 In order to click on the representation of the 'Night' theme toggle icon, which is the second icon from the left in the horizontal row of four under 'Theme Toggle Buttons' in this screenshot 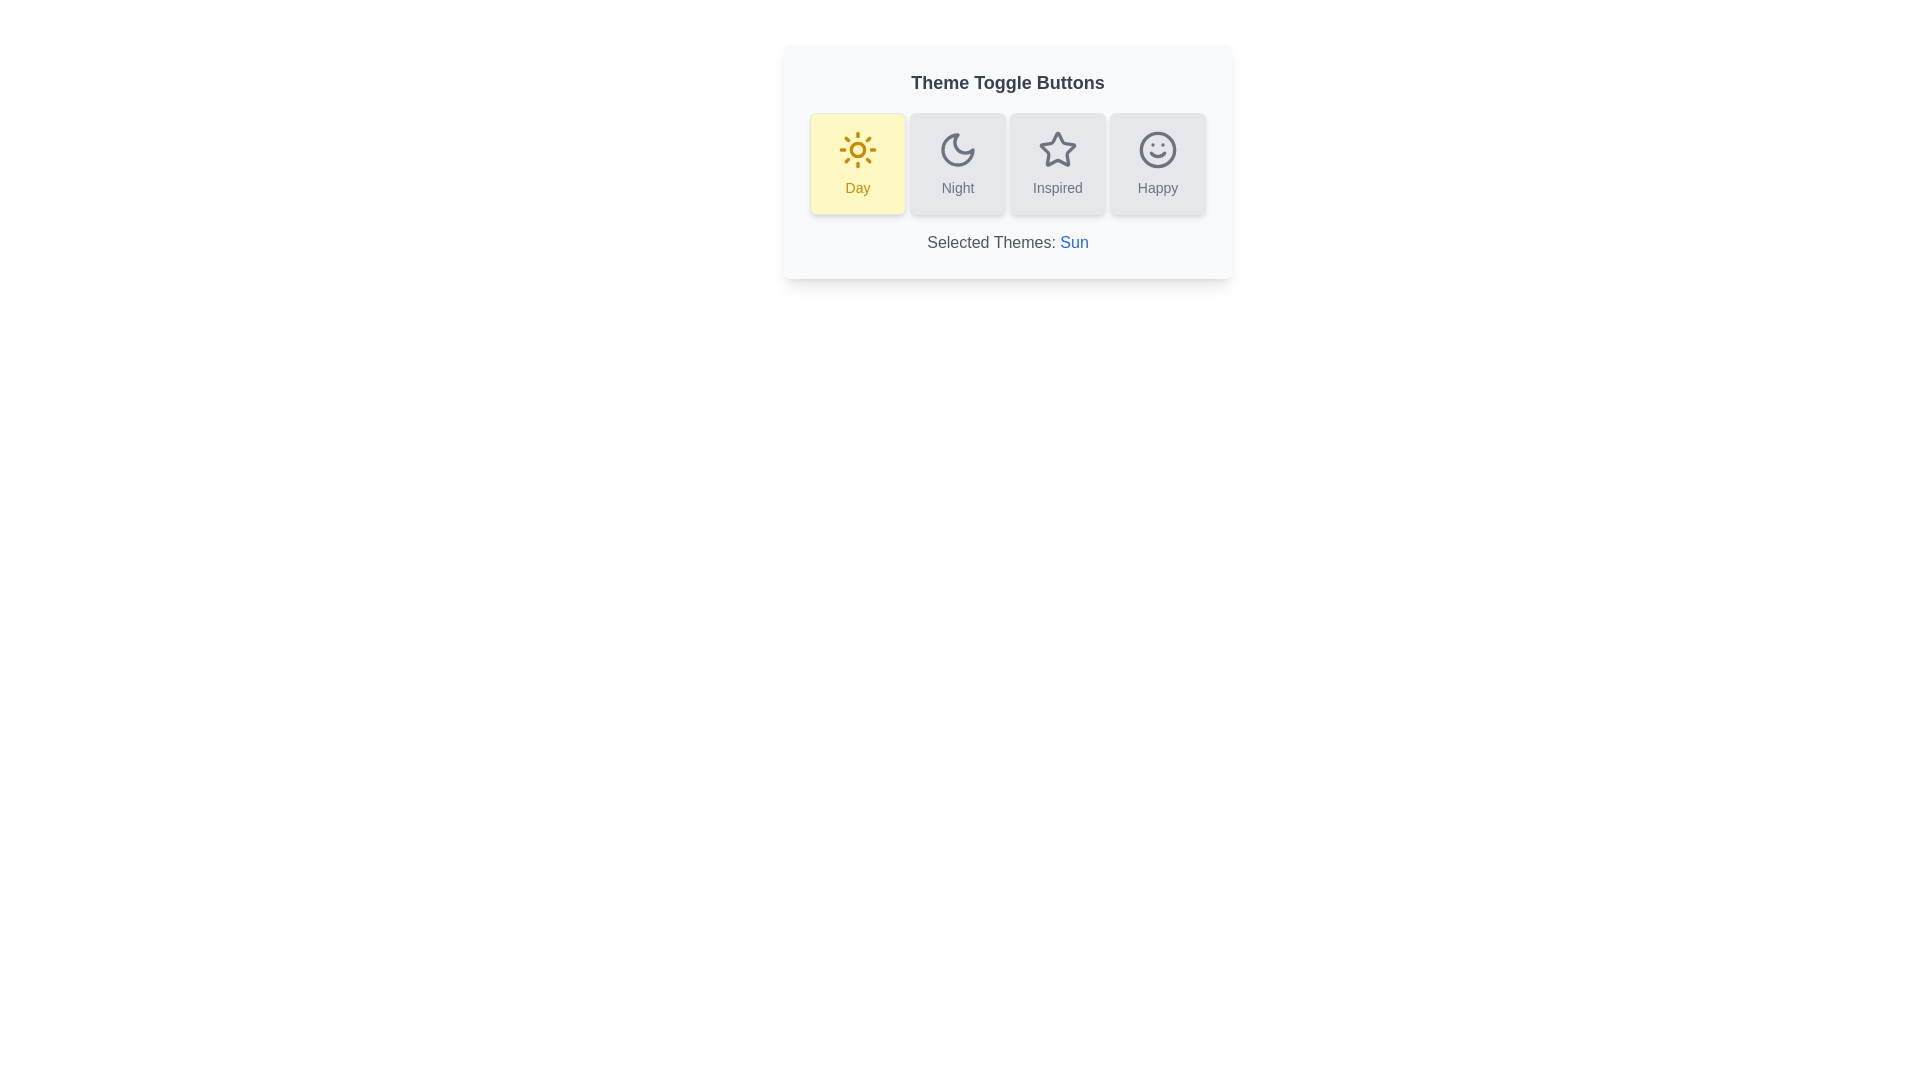, I will do `click(957, 149)`.